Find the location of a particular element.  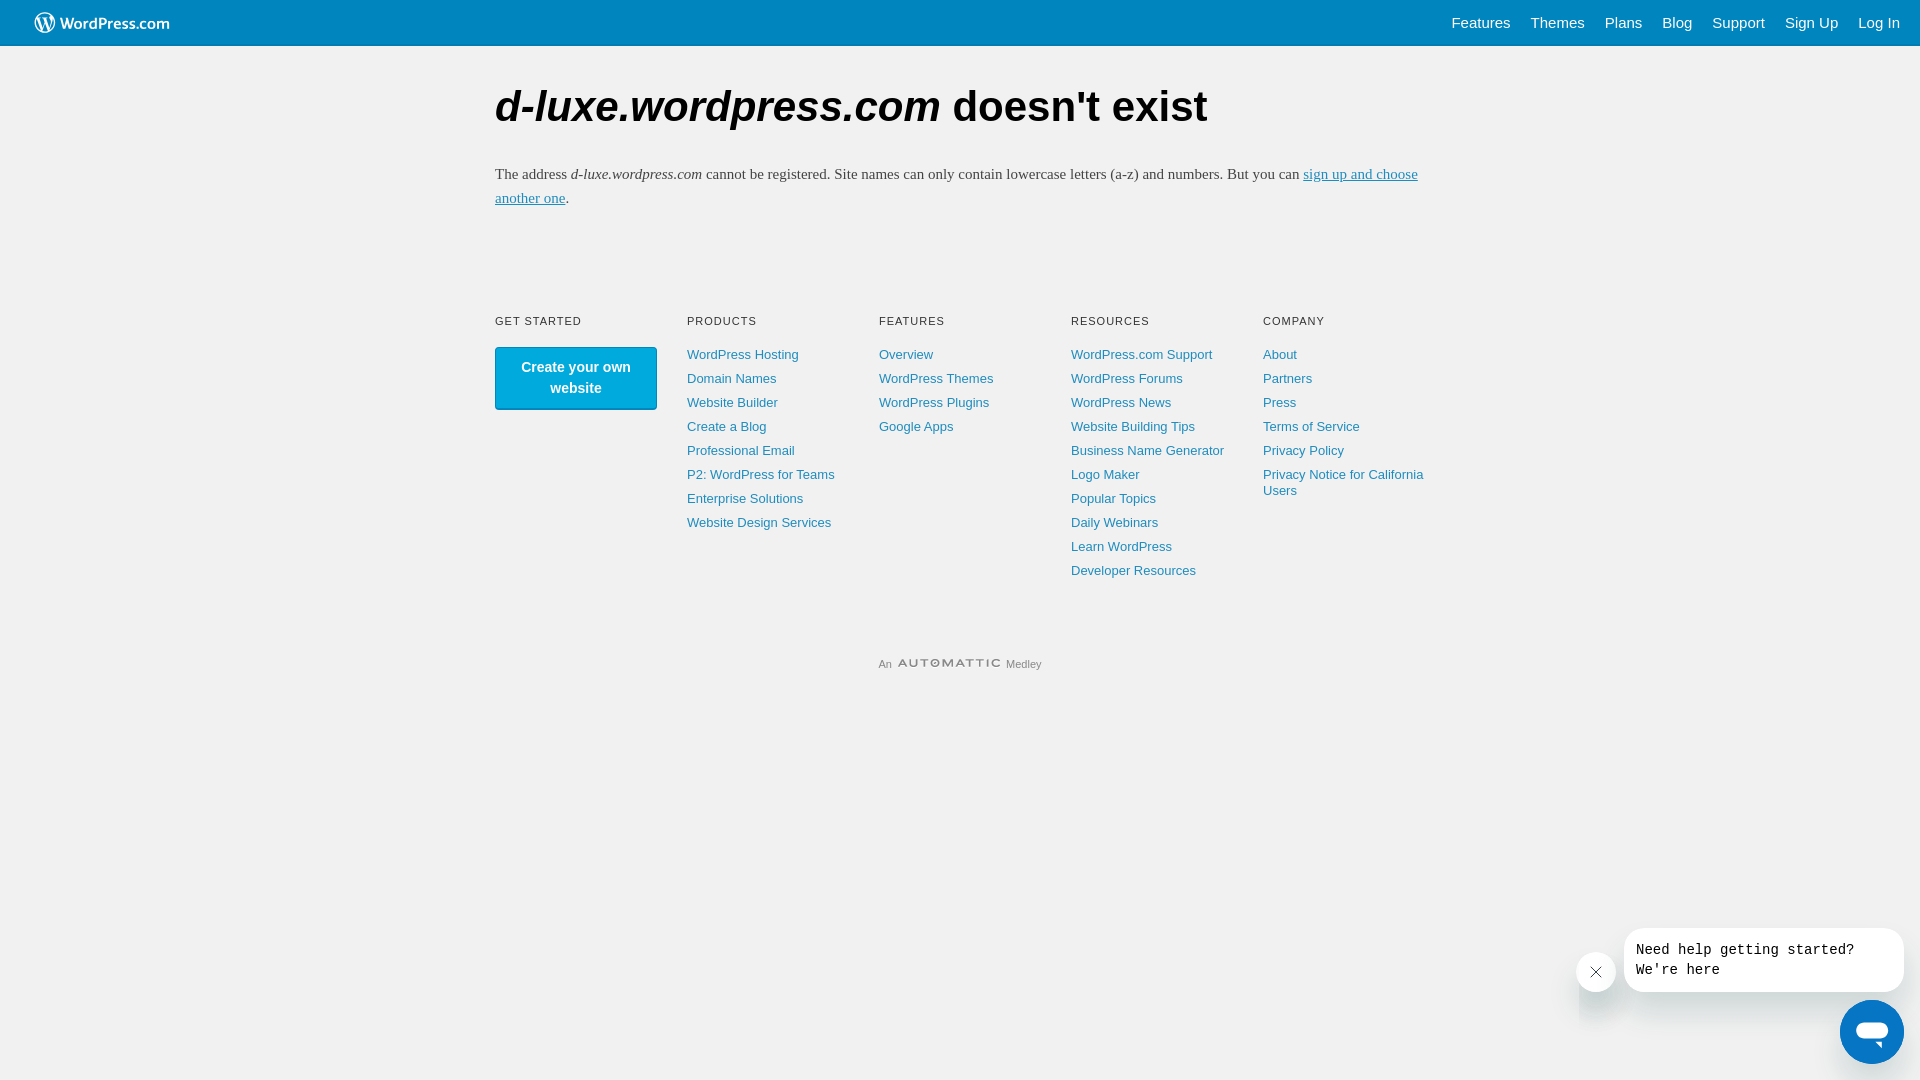

'Daily Webinars' is located at coordinates (1113, 521).